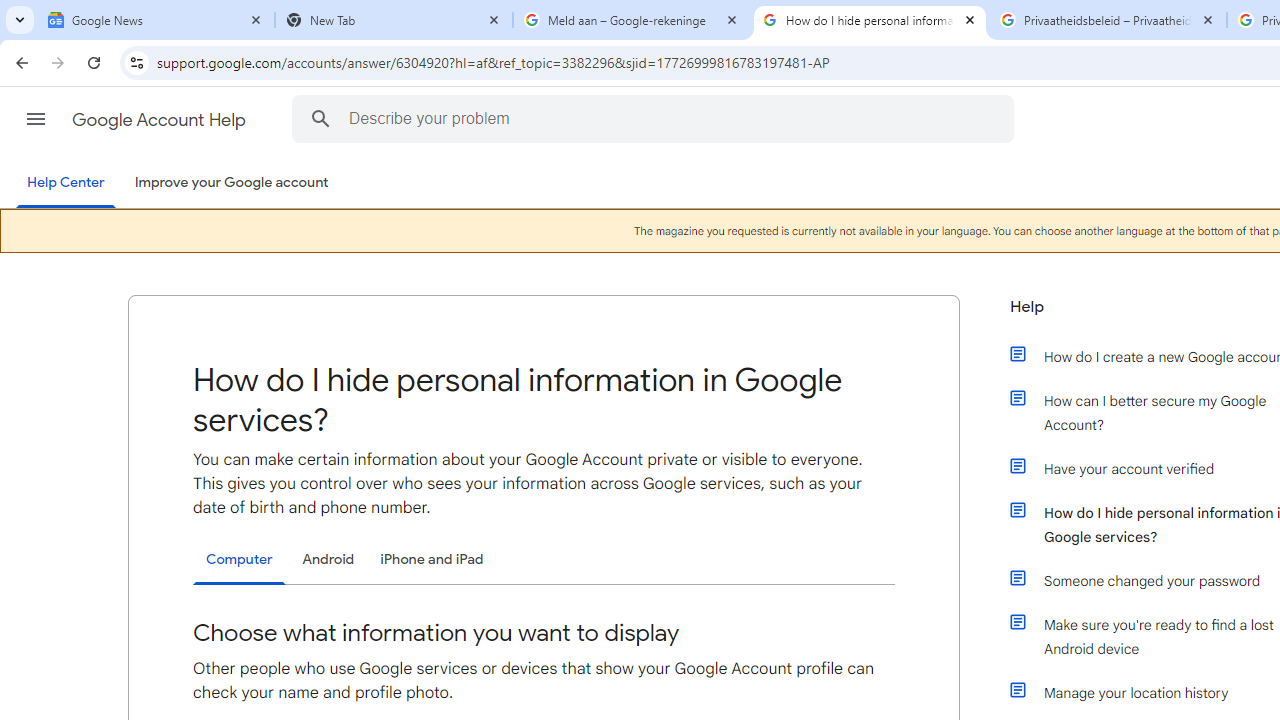  Describe the element at coordinates (231, 183) in the screenshot. I see `'Improve your Google account'` at that location.